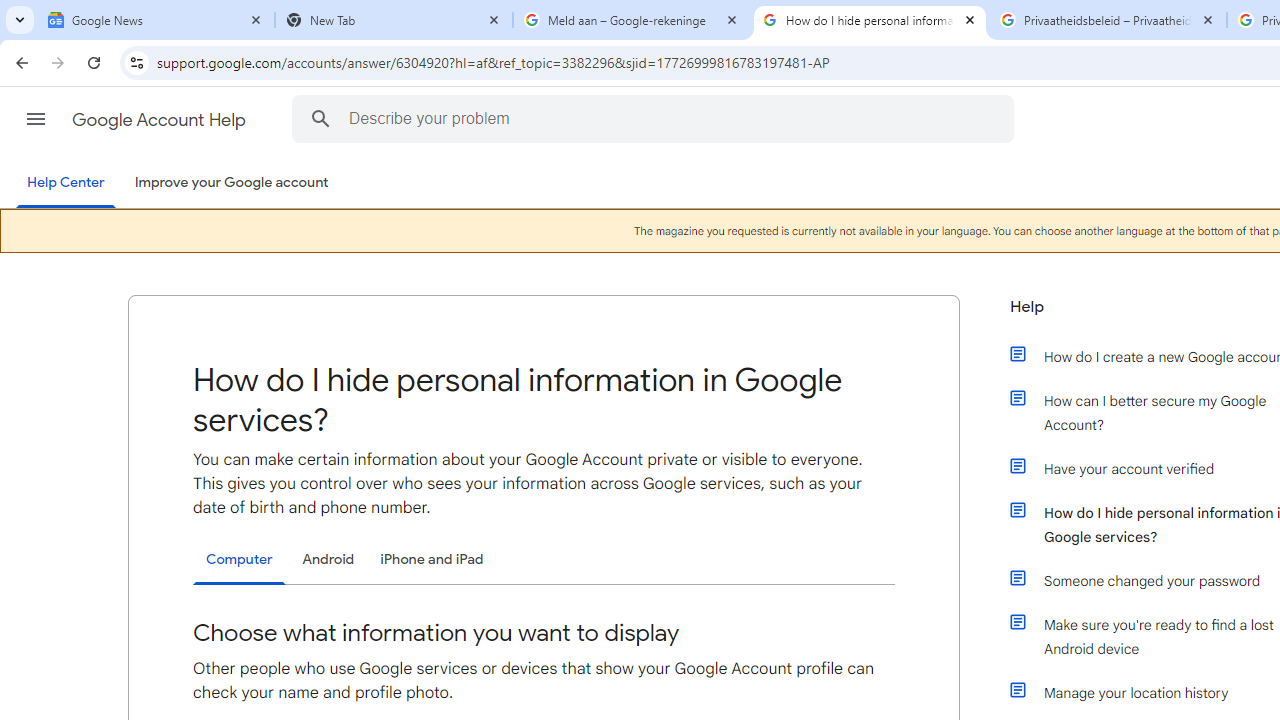  Describe the element at coordinates (231, 183) in the screenshot. I see `'Improve your Google account'` at that location.